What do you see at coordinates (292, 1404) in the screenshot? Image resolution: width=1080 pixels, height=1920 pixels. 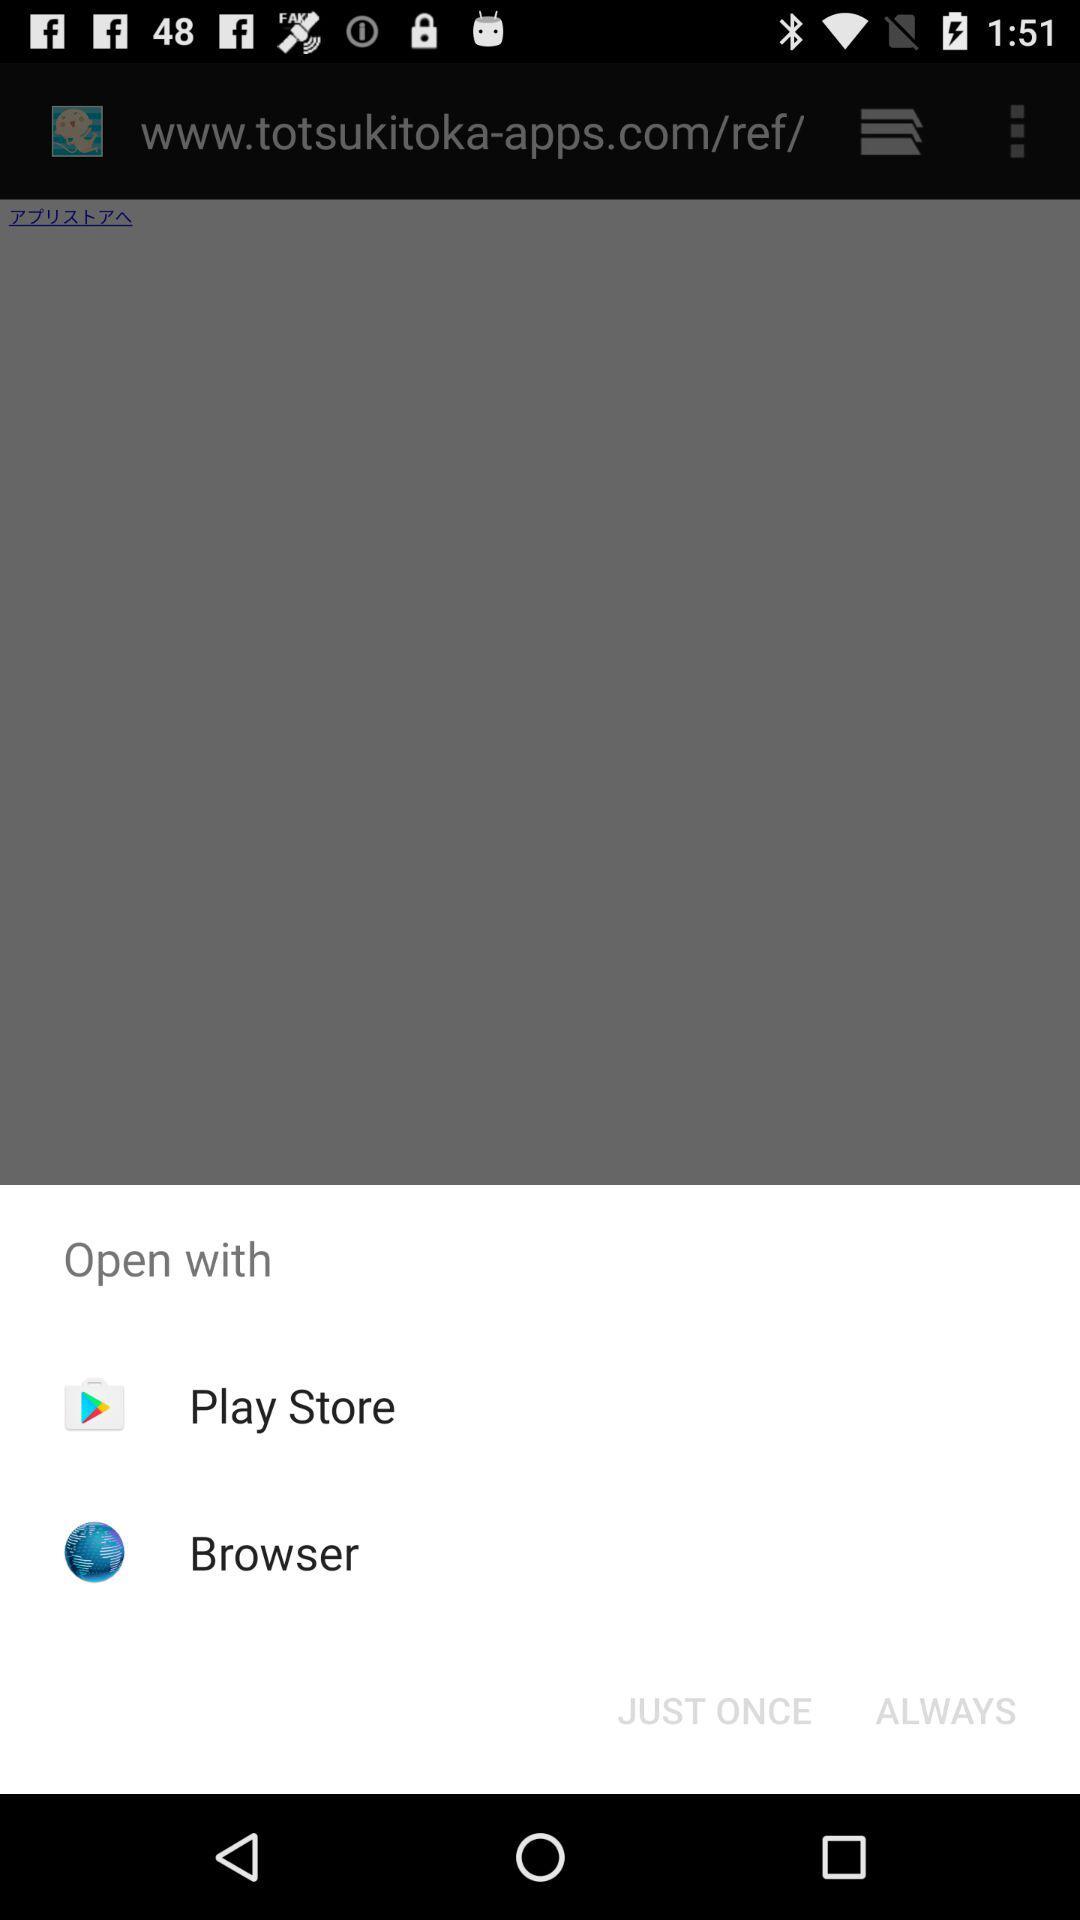 I see `play store app` at bounding box center [292, 1404].